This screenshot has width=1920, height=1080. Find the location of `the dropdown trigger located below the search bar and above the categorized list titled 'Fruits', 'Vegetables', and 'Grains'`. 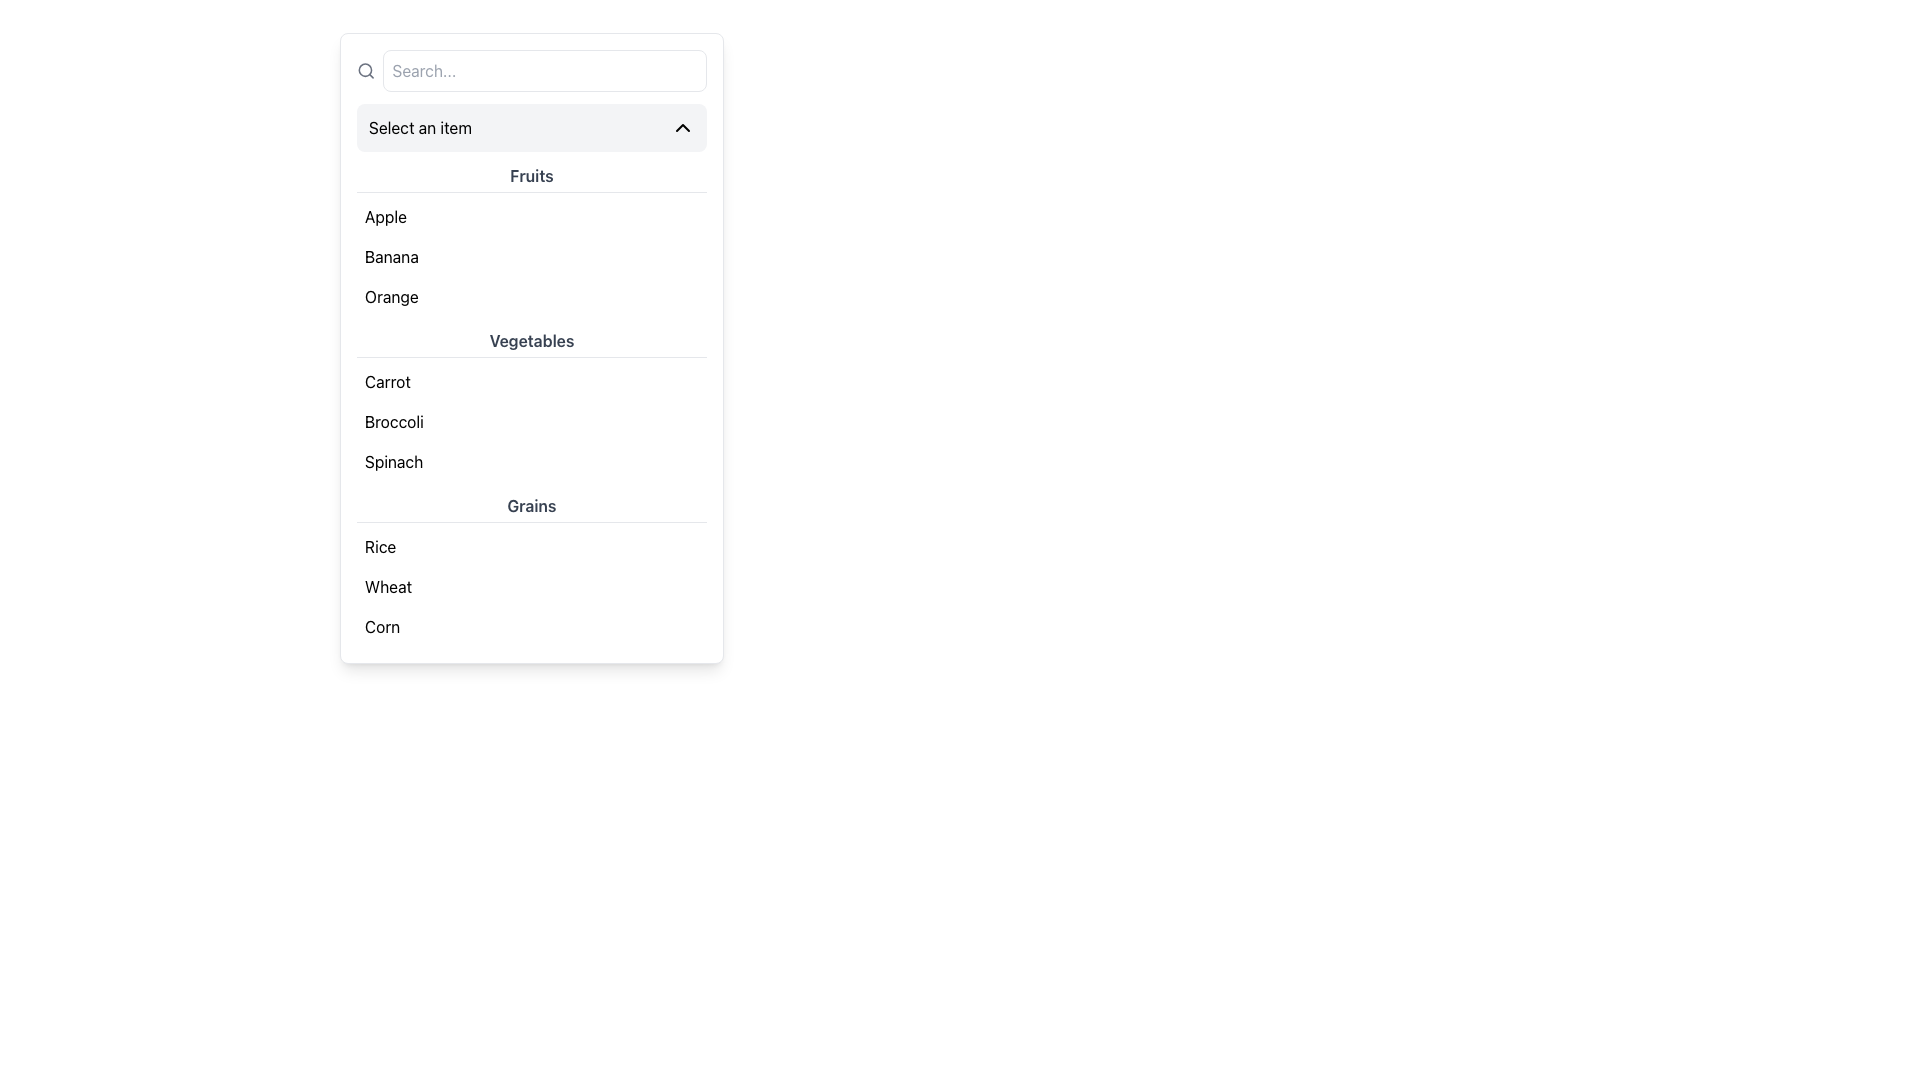

the dropdown trigger located below the search bar and above the categorized list titled 'Fruits', 'Vegetables', and 'Grains' is located at coordinates (532, 127).